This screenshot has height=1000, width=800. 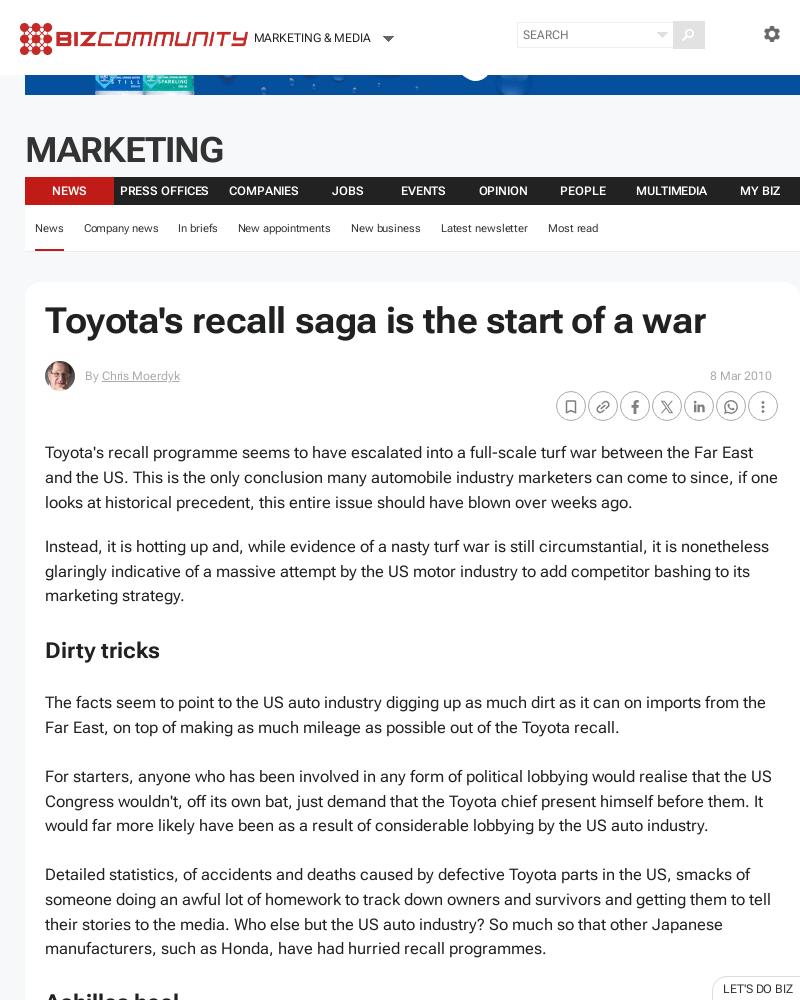 I want to click on 'Detailed statistics, of accidents and deaths caused by defective Toyota parts in the US, smacks of someone doing an awful lot of homework to track down owners and survivors and getting them to tell their stories to the media. Who else but the US auto industry? So much so that other Japanese manufacturers, such as Honda, have had hurried recall programmes.', so click(x=408, y=911).